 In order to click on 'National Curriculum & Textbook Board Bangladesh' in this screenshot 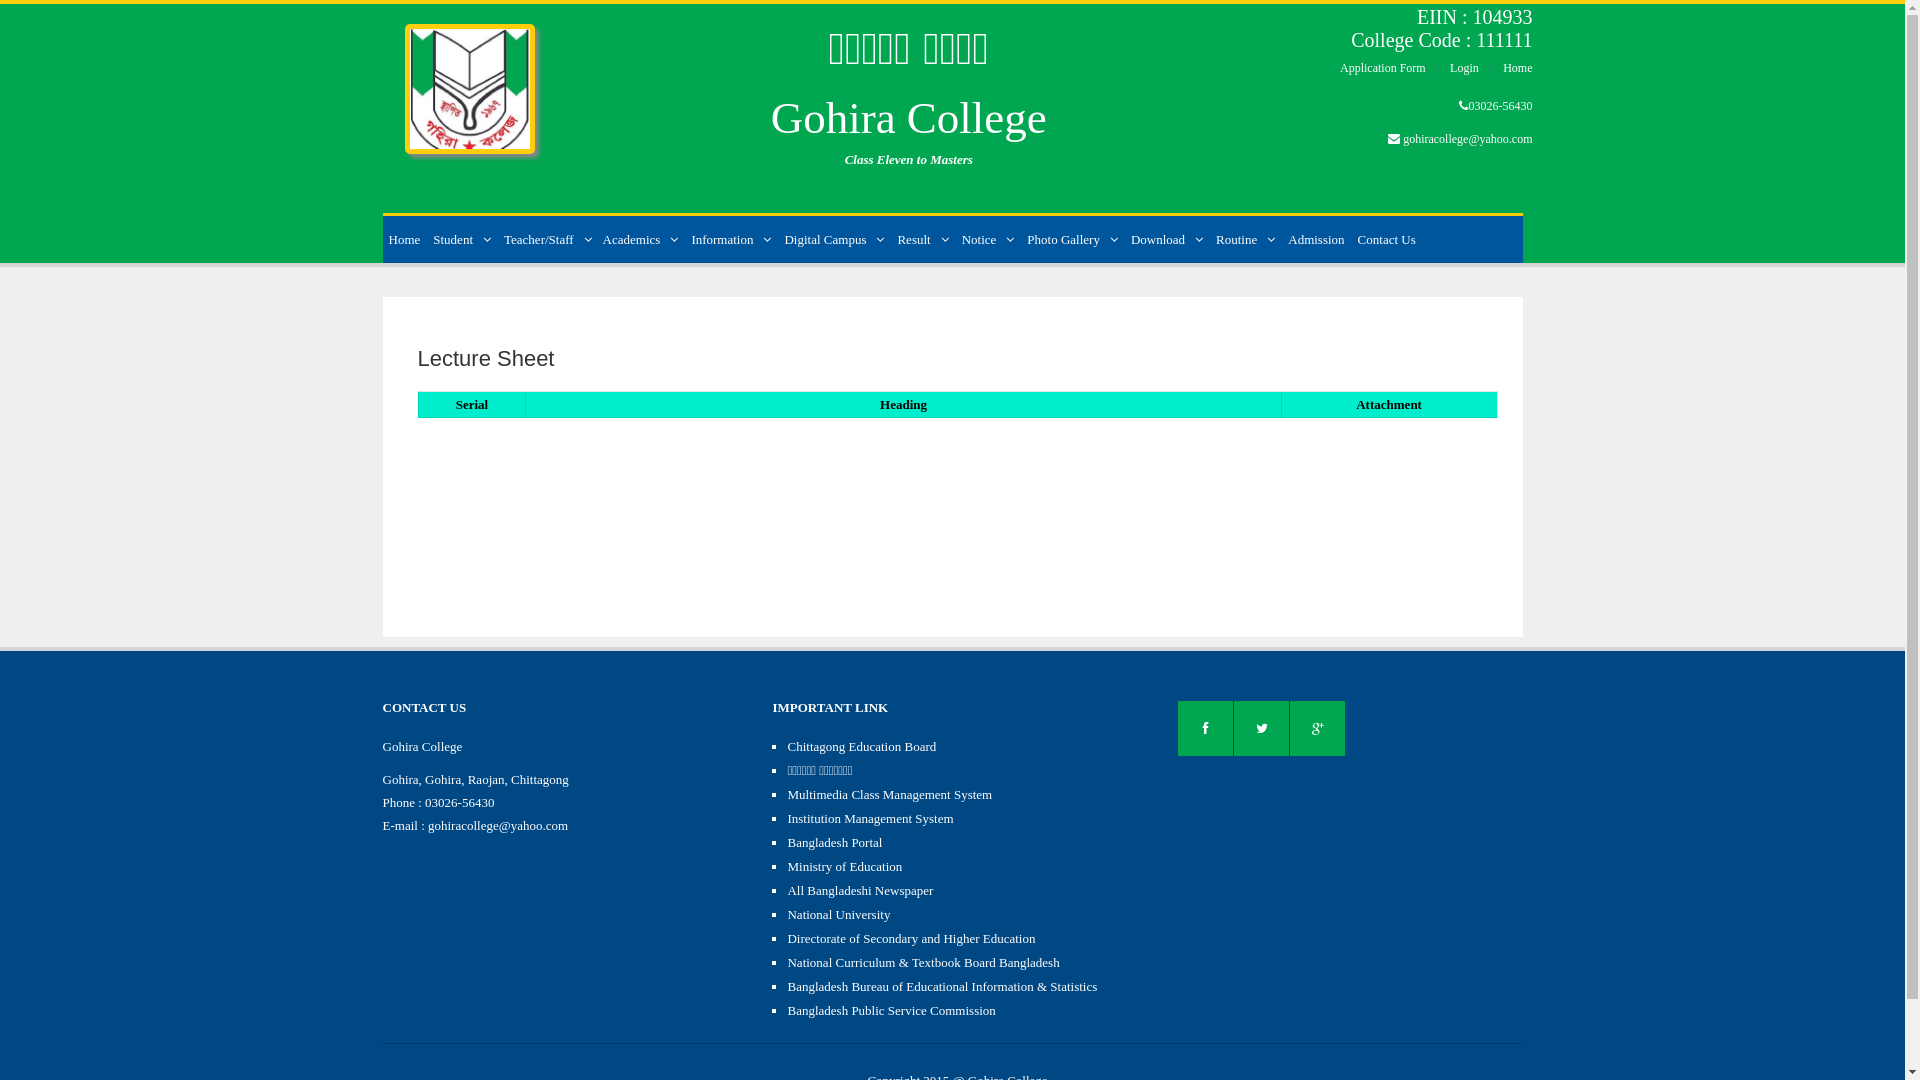, I will do `click(921, 961)`.